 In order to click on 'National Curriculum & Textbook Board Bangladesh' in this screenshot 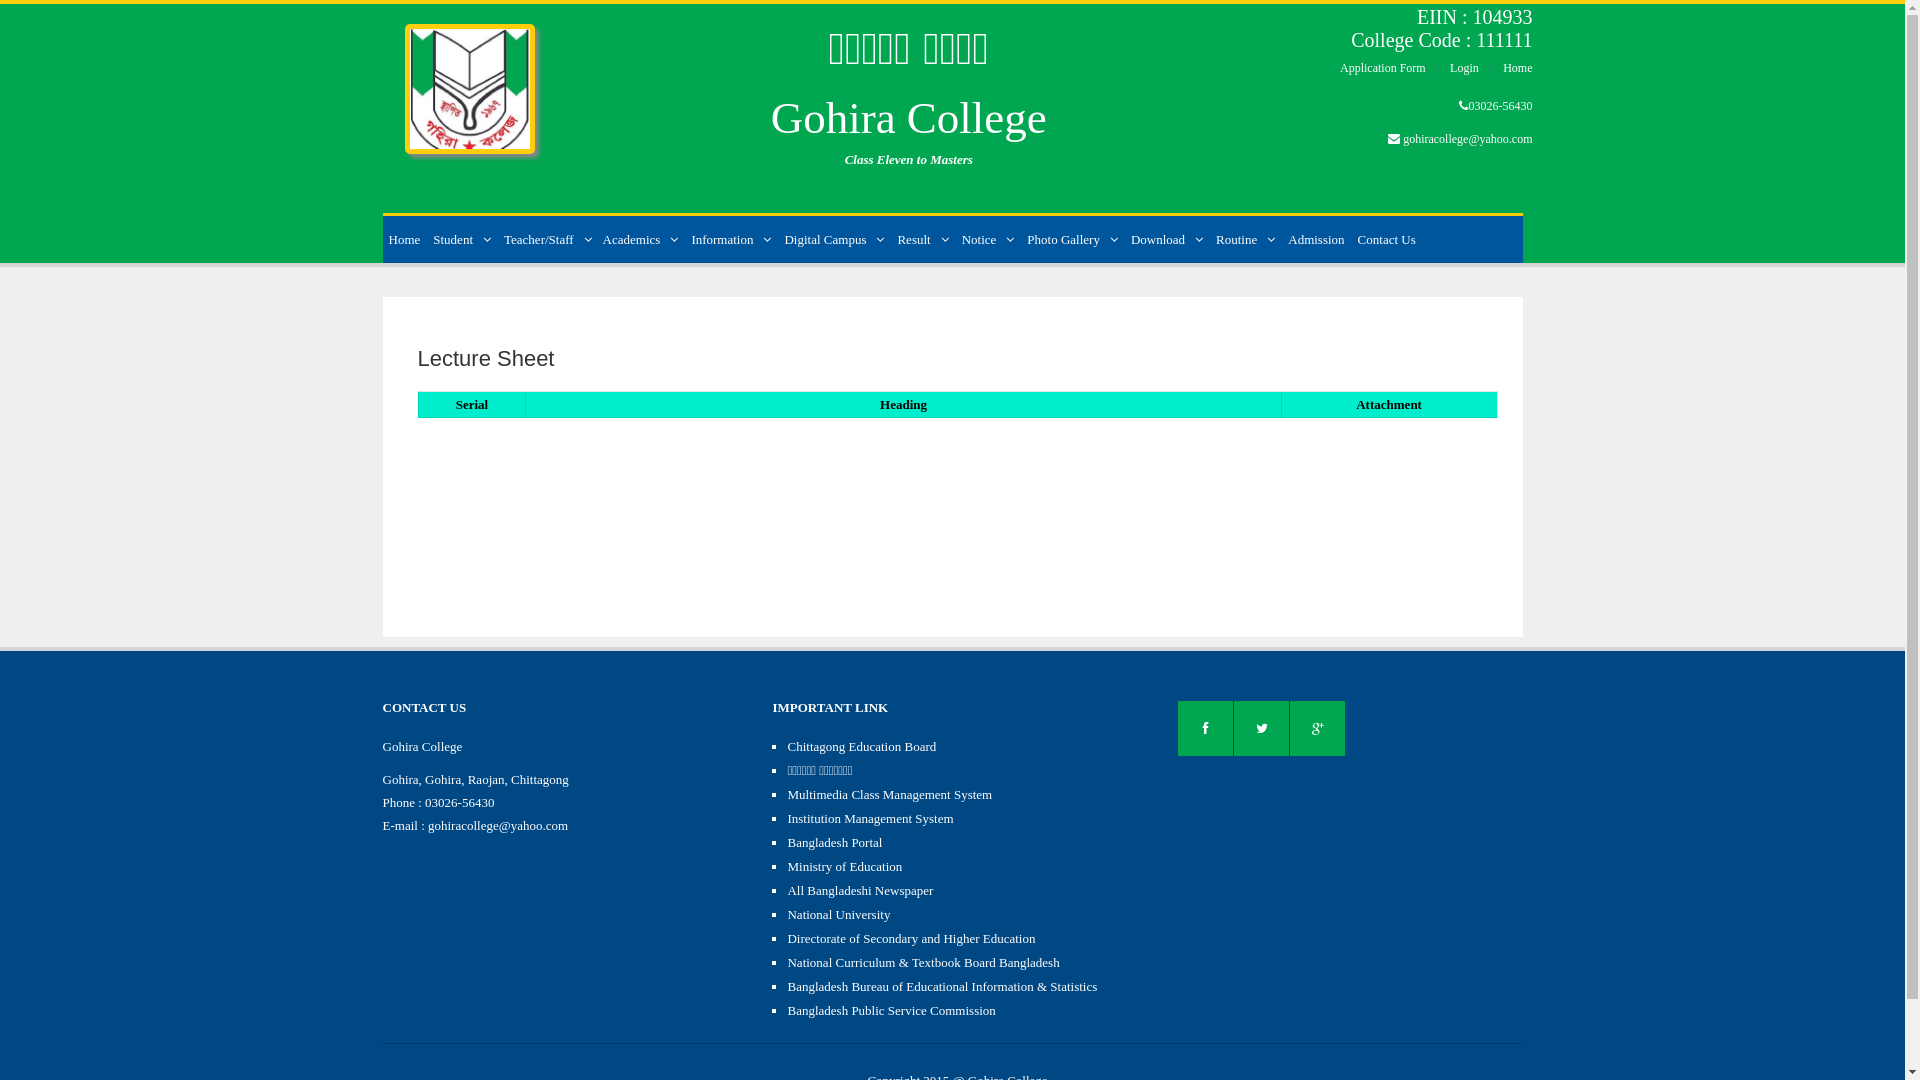, I will do `click(921, 961)`.